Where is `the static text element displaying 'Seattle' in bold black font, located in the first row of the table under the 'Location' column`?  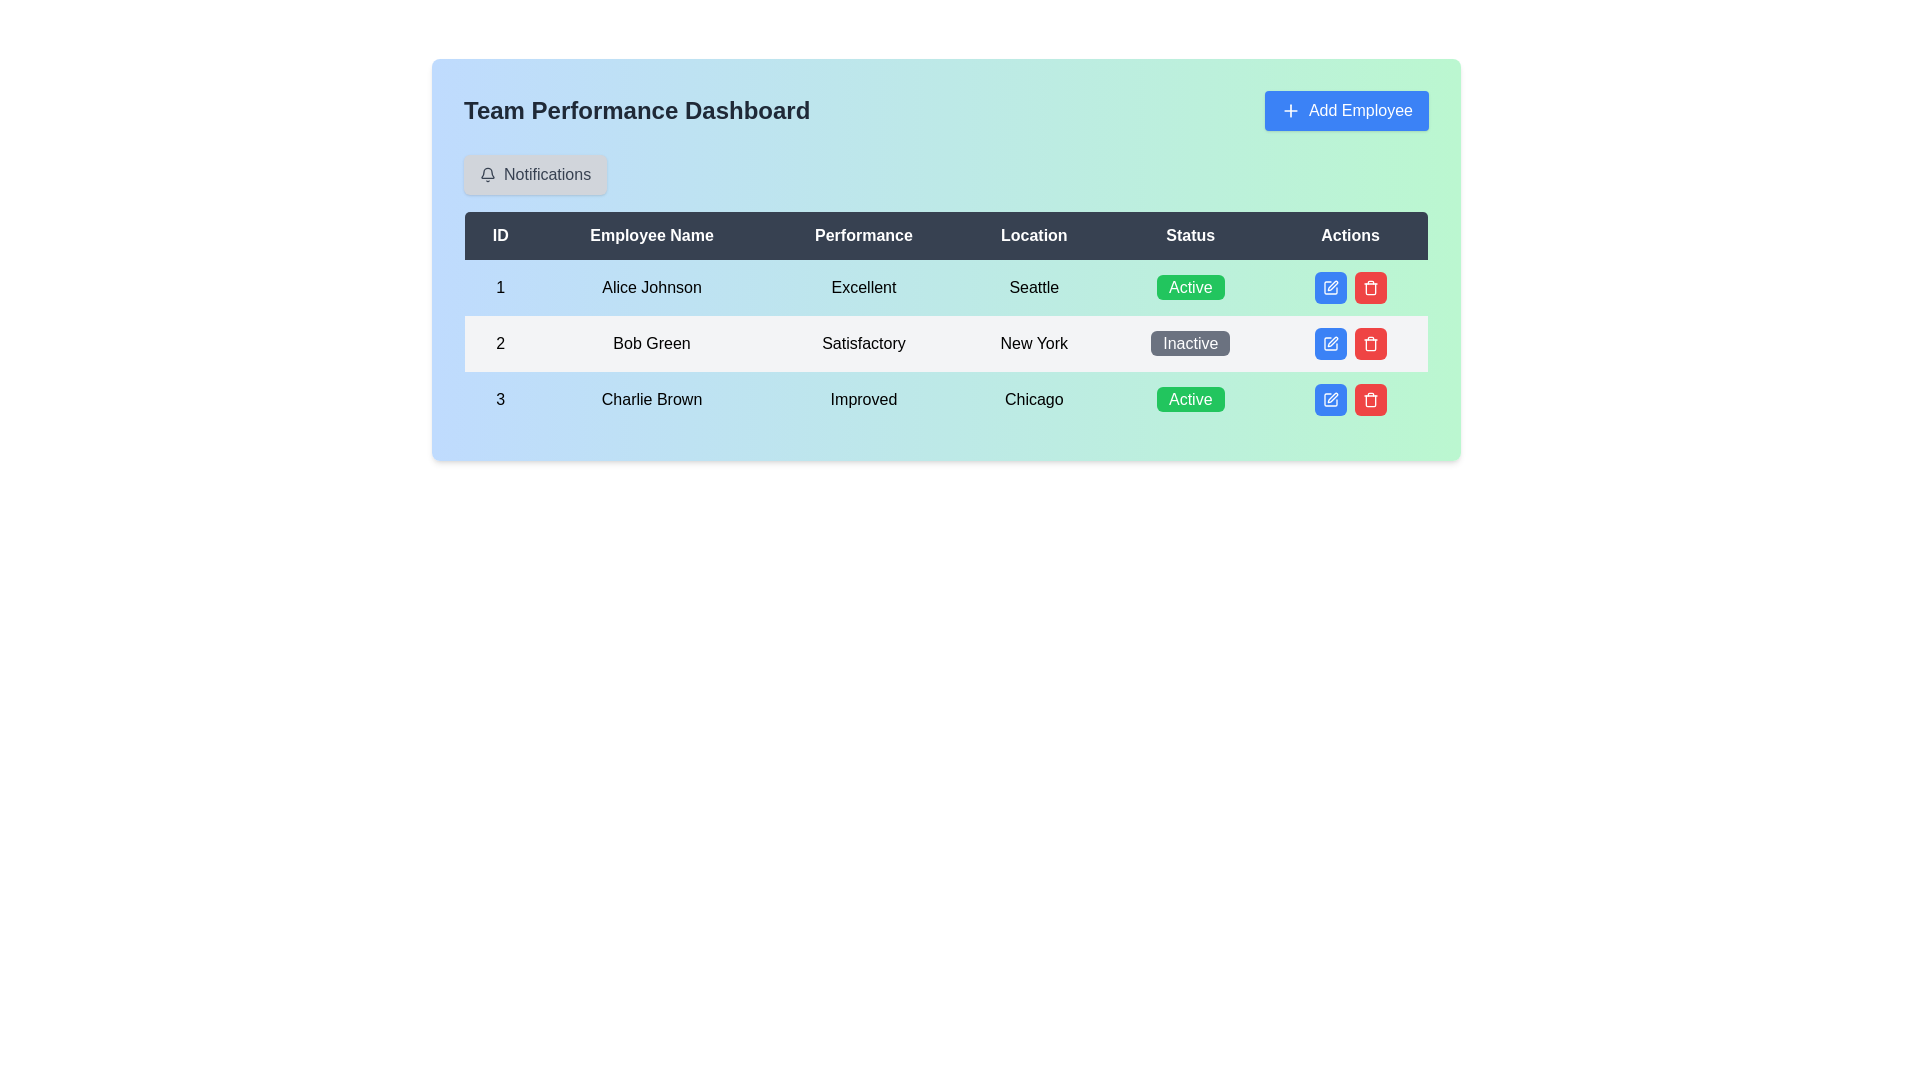
the static text element displaying 'Seattle' in bold black font, located in the first row of the table under the 'Location' column is located at coordinates (1034, 288).